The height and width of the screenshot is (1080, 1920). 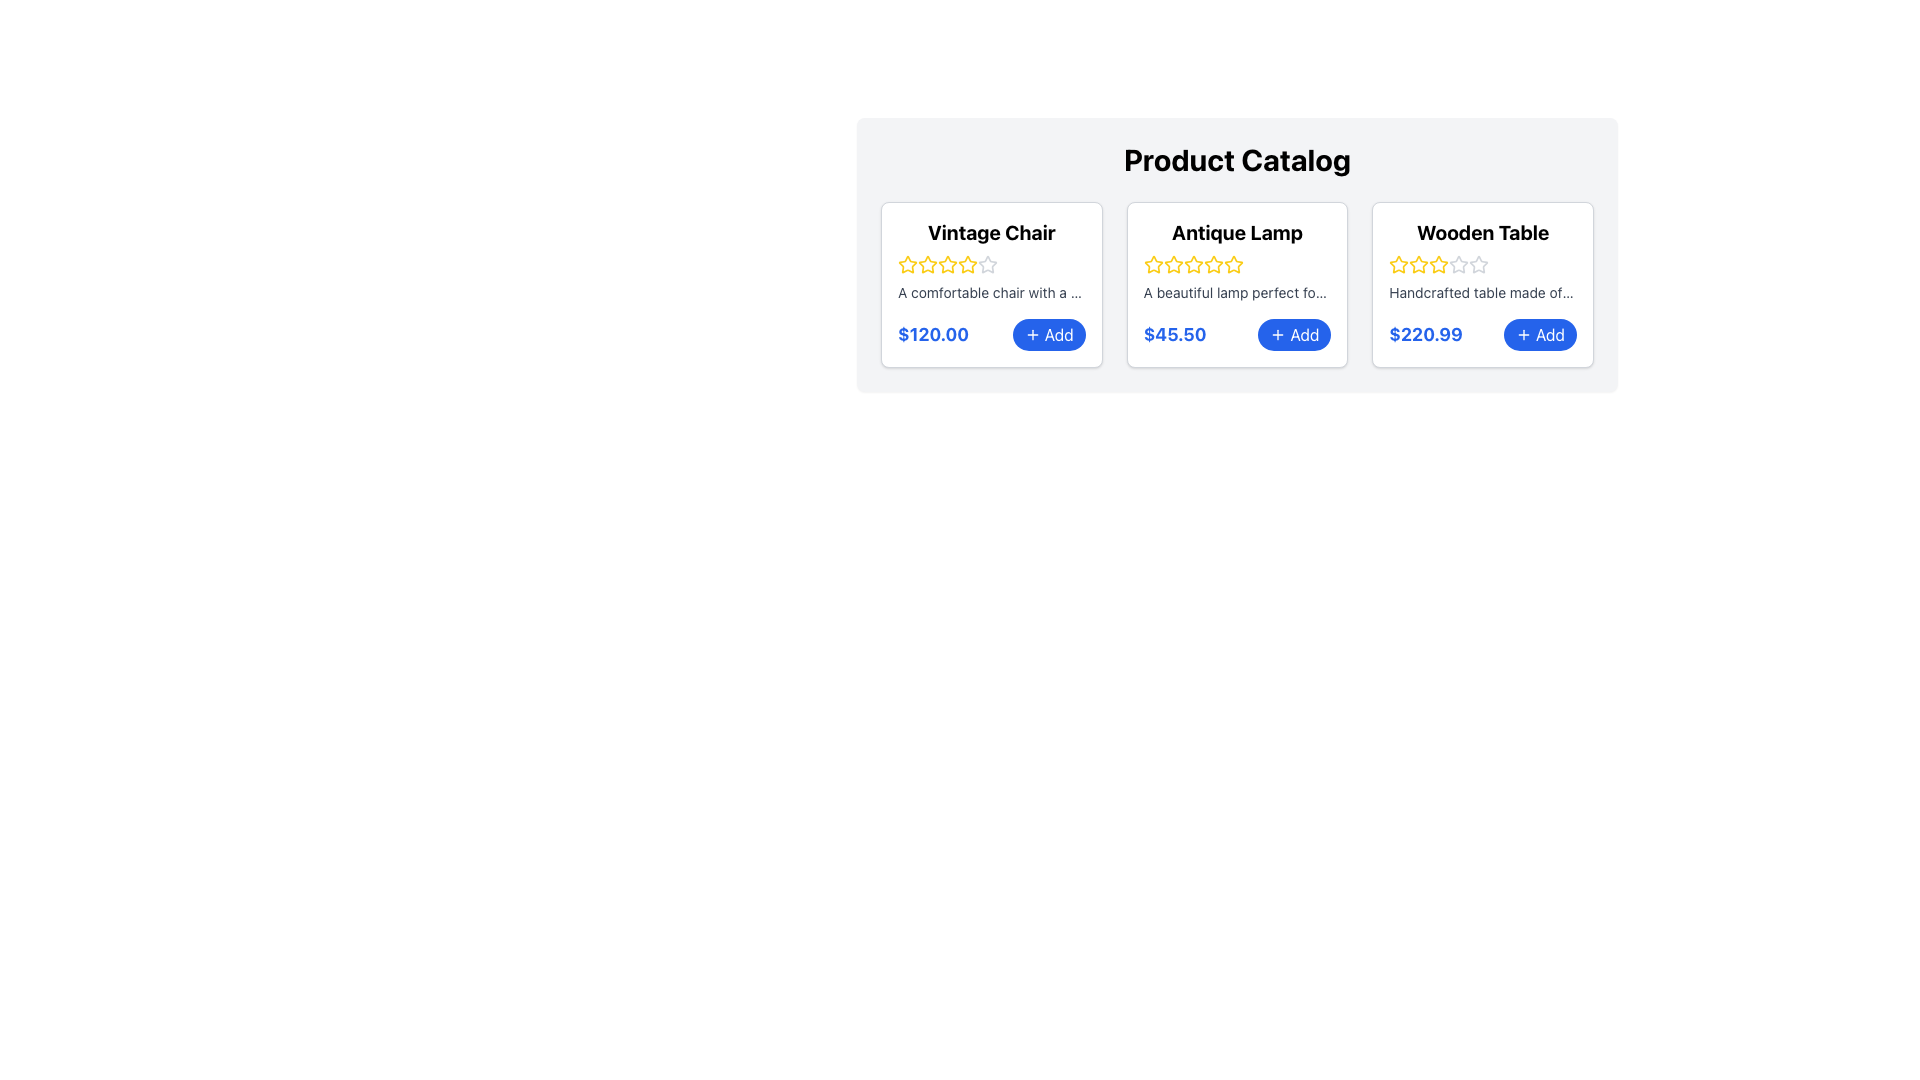 I want to click on the second star icon in the rating system of the 'Antique Lamp' card to interact with the rating system, so click(x=1153, y=263).